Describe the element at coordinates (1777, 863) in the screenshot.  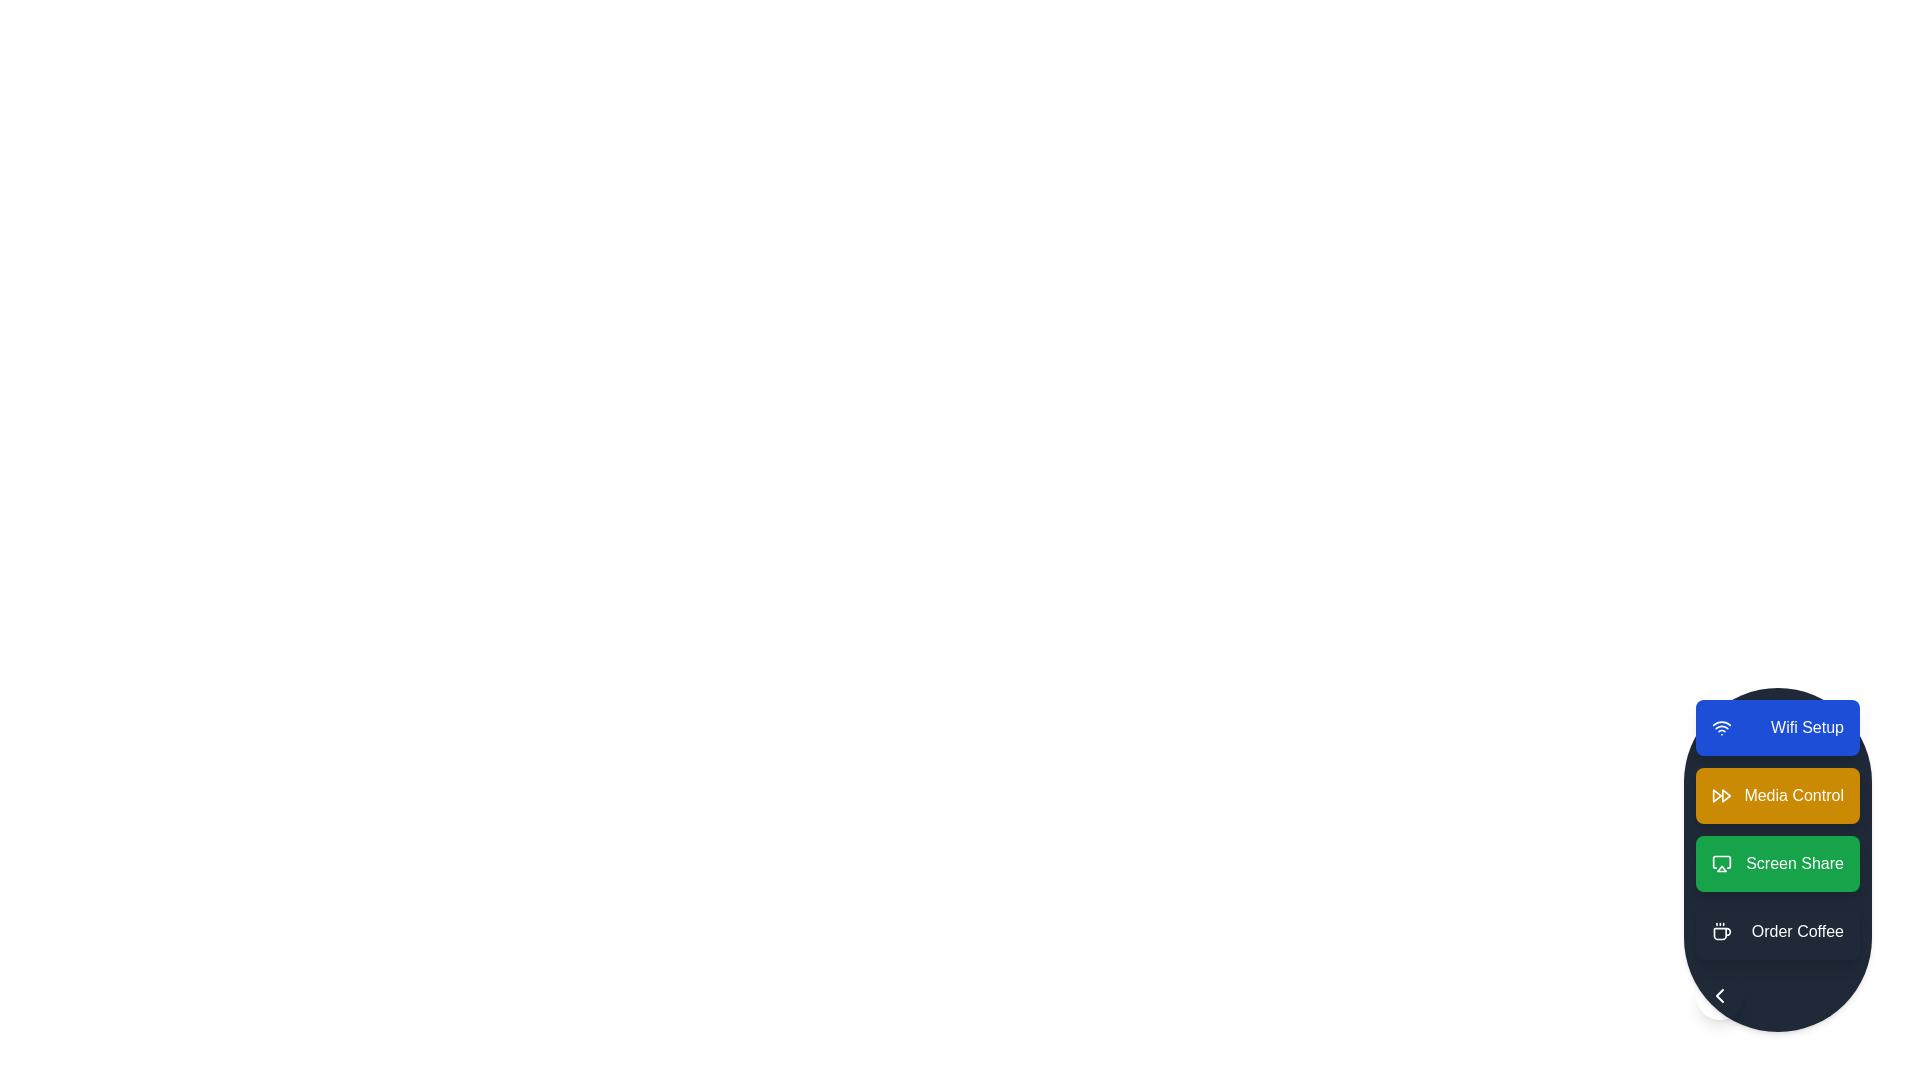
I see `the action item labeled Screen Share to observe visual feedback` at that location.